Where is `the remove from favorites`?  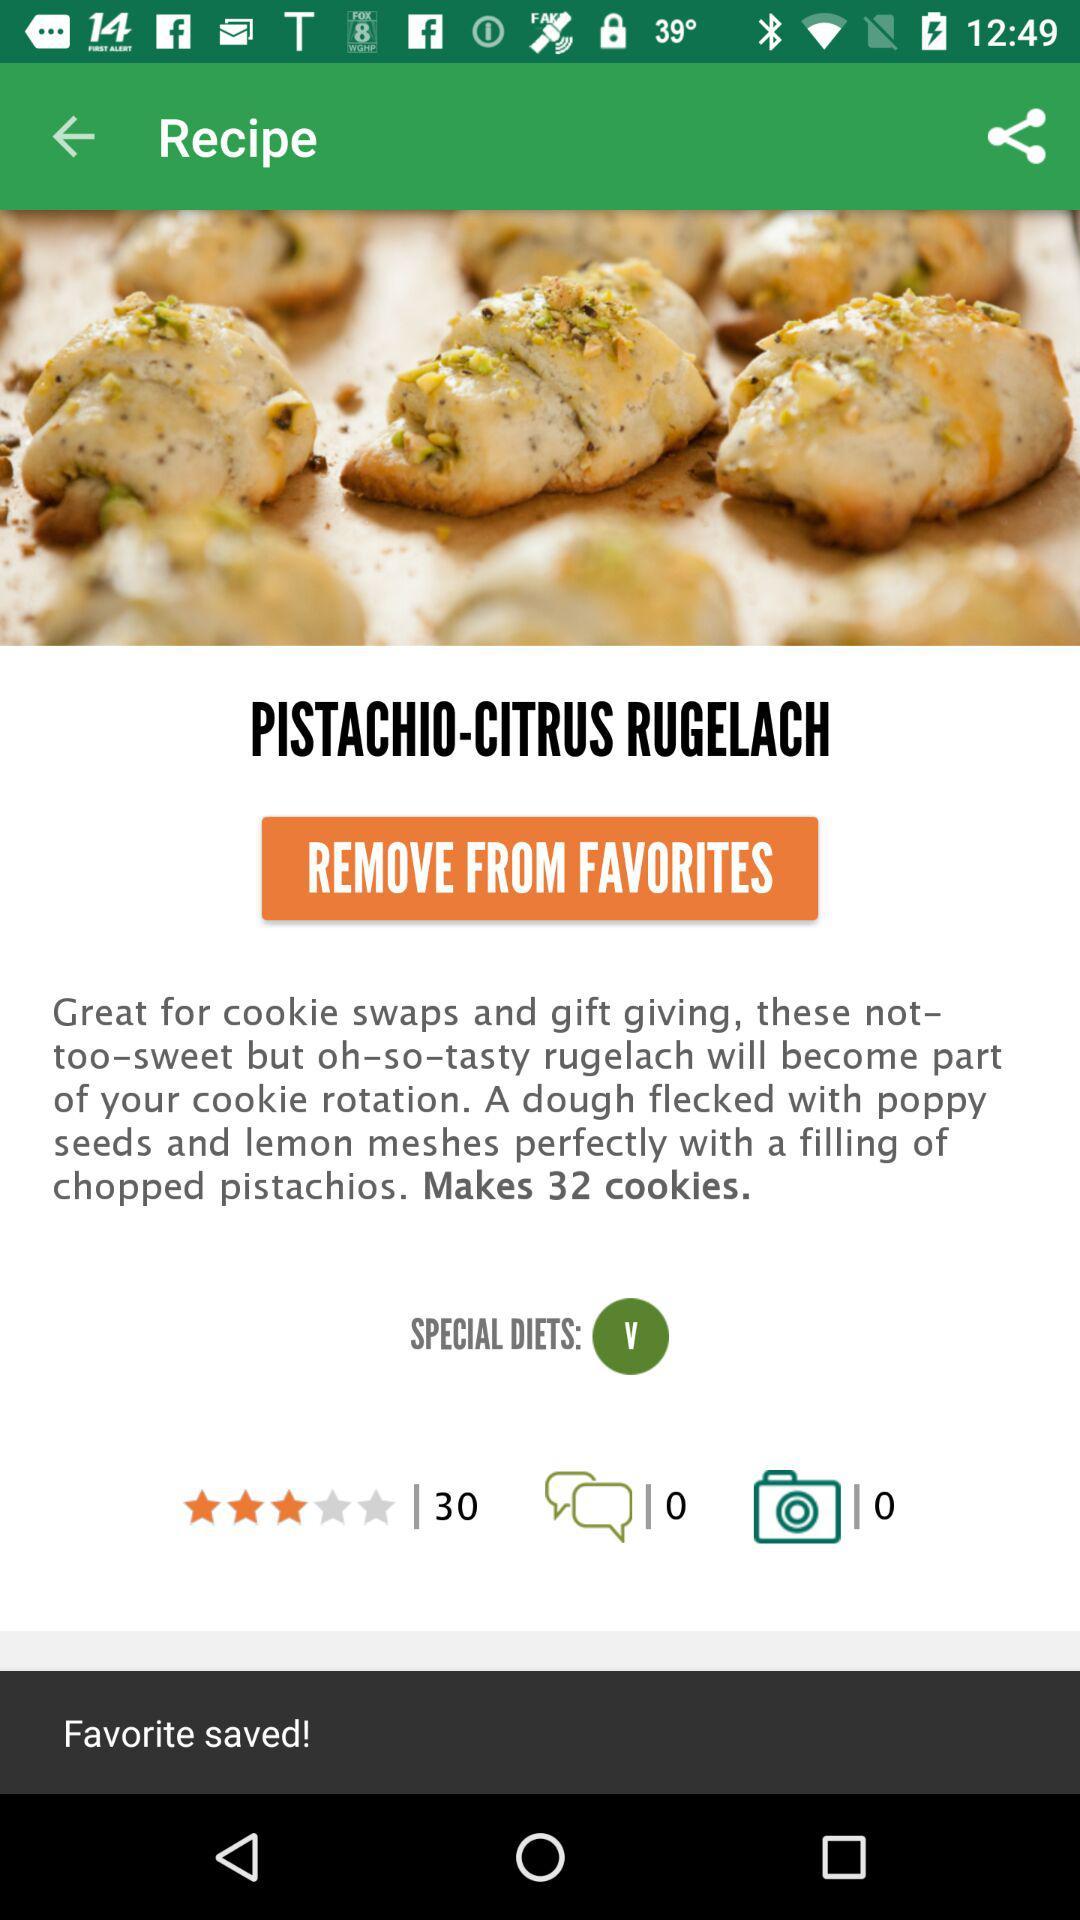 the remove from favorites is located at coordinates (540, 868).